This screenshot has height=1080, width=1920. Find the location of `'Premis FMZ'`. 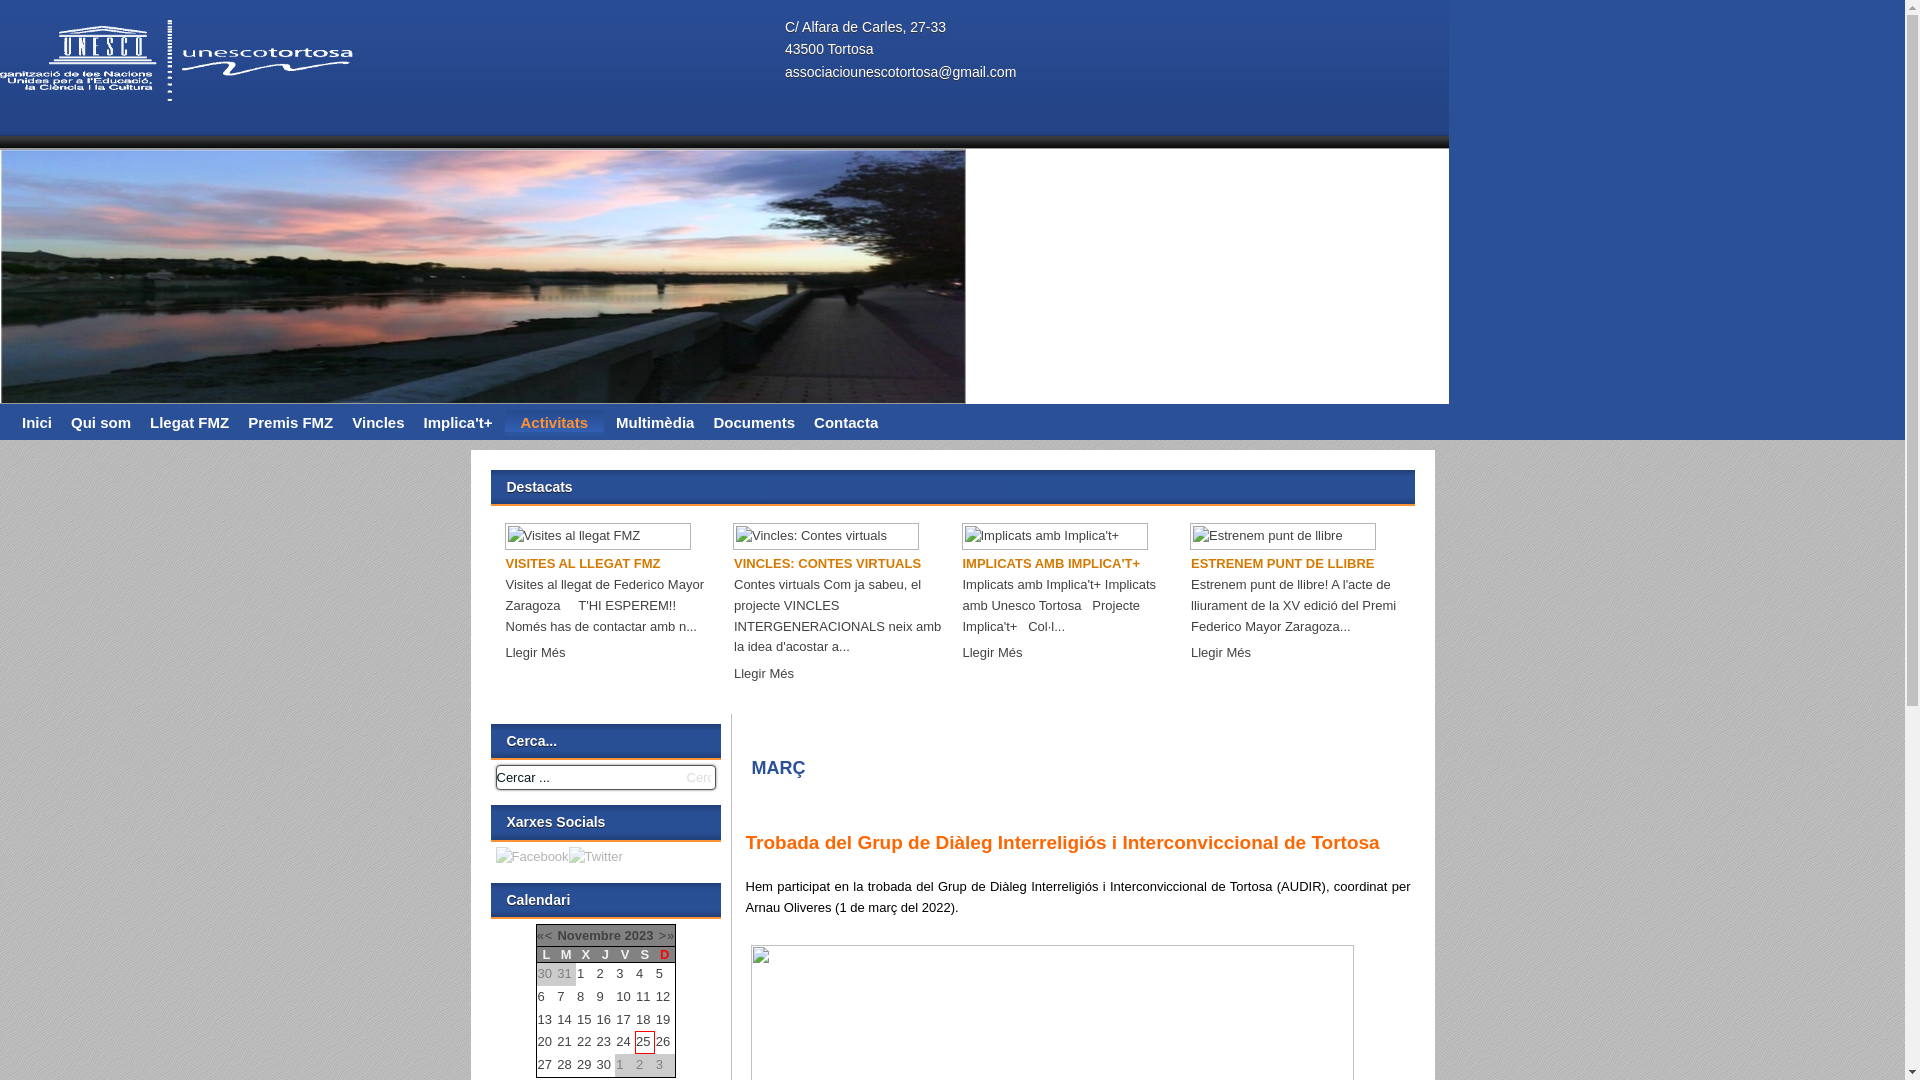

'Premis FMZ' is located at coordinates (240, 422).